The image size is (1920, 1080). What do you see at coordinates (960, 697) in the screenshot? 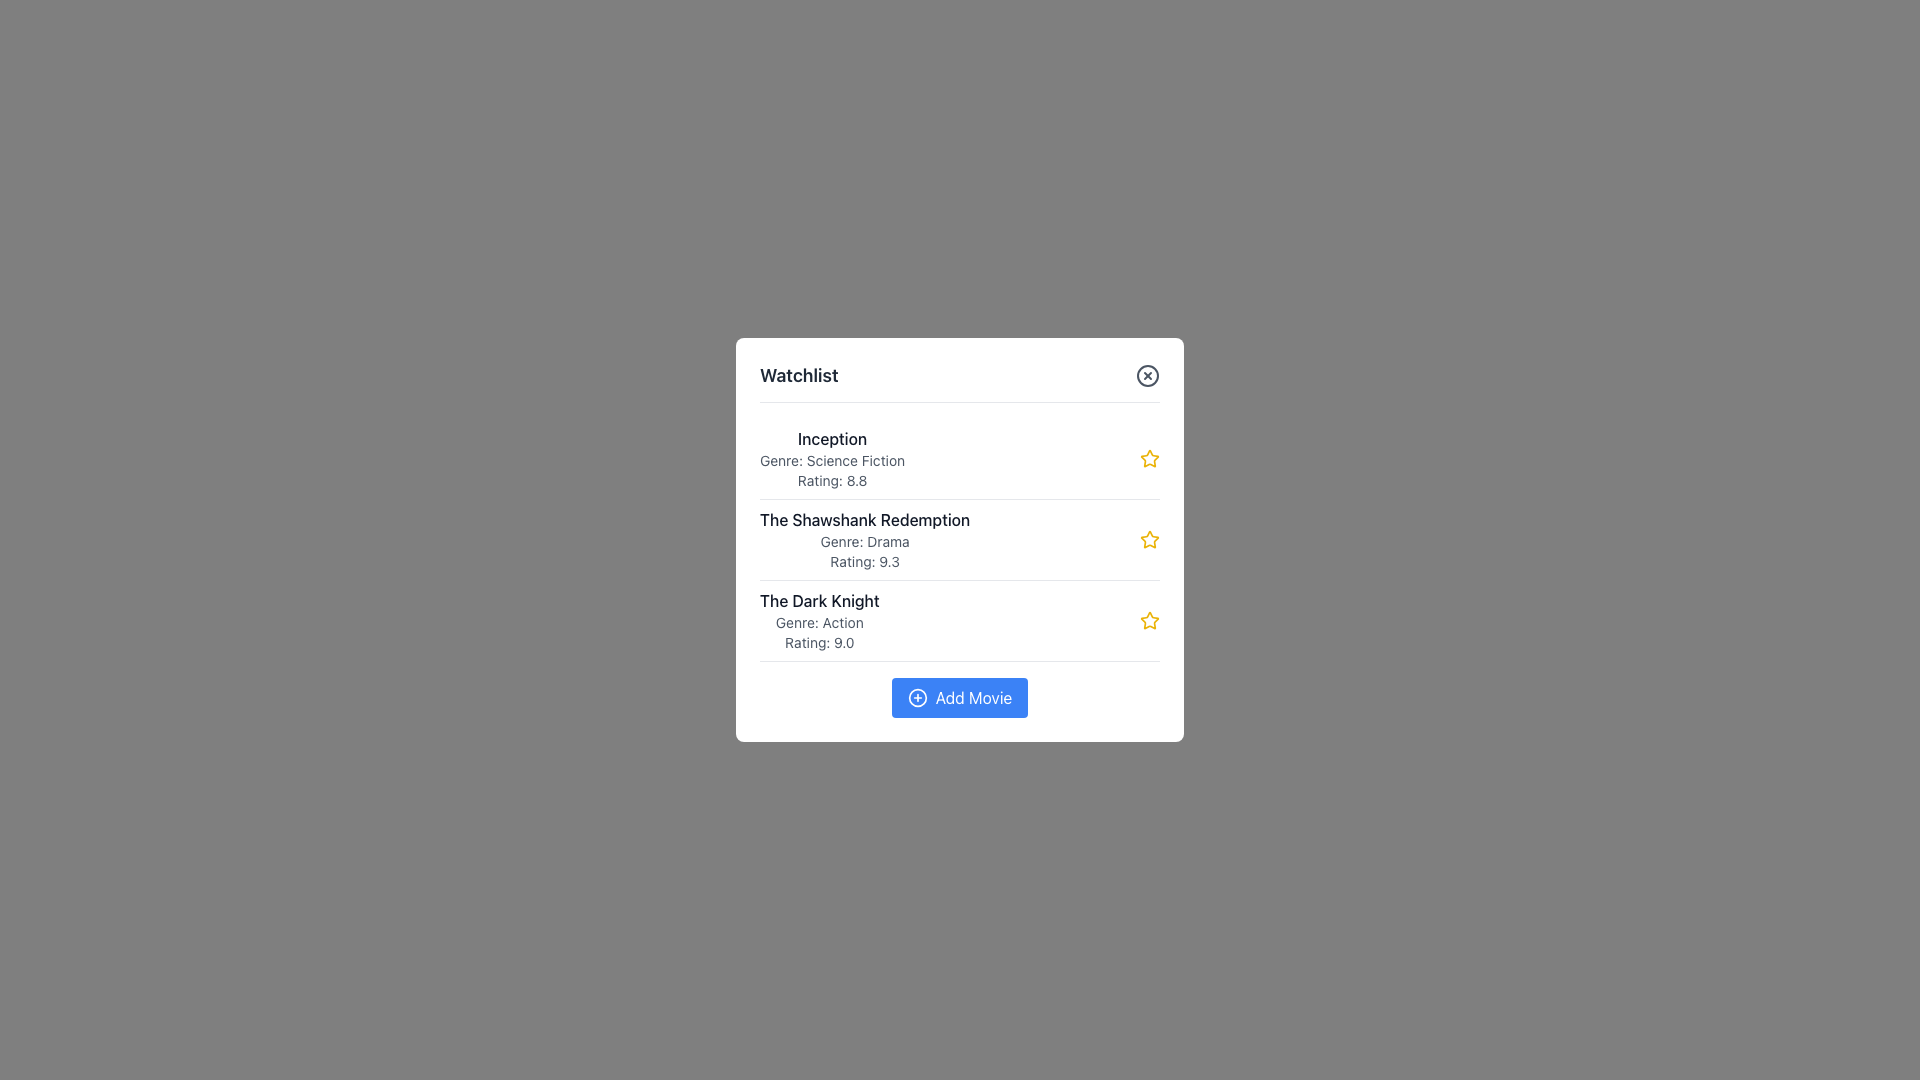
I see `the blue button labeled 'Add Movie' with a plus icon, located at the bottom center of the 'Watchlist' modal` at bounding box center [960, 697].